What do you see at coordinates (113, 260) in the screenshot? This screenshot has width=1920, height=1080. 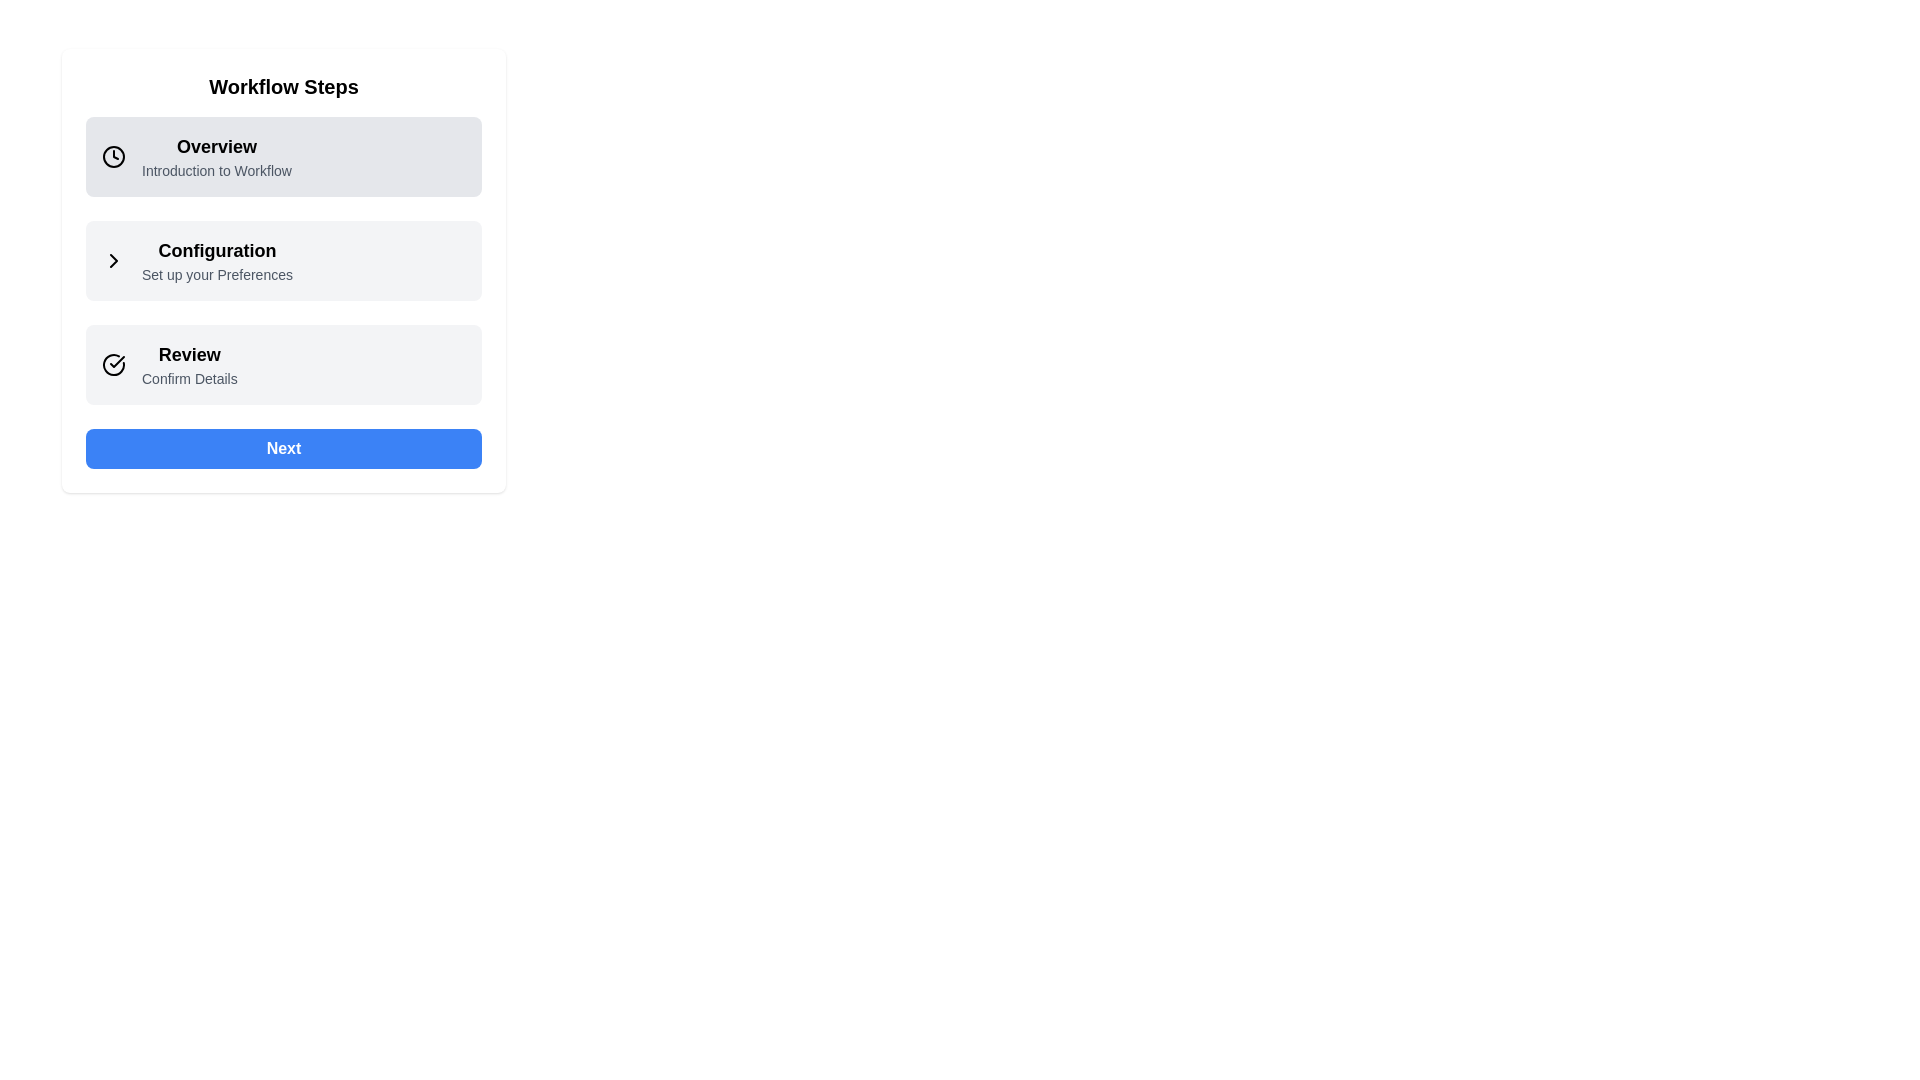 I see `the chevron icon located to the right of the 'Configuration' label in the 'Workflow Steps' section, which indicates a navigational action or expandable content` at bounding box center [113, 260].